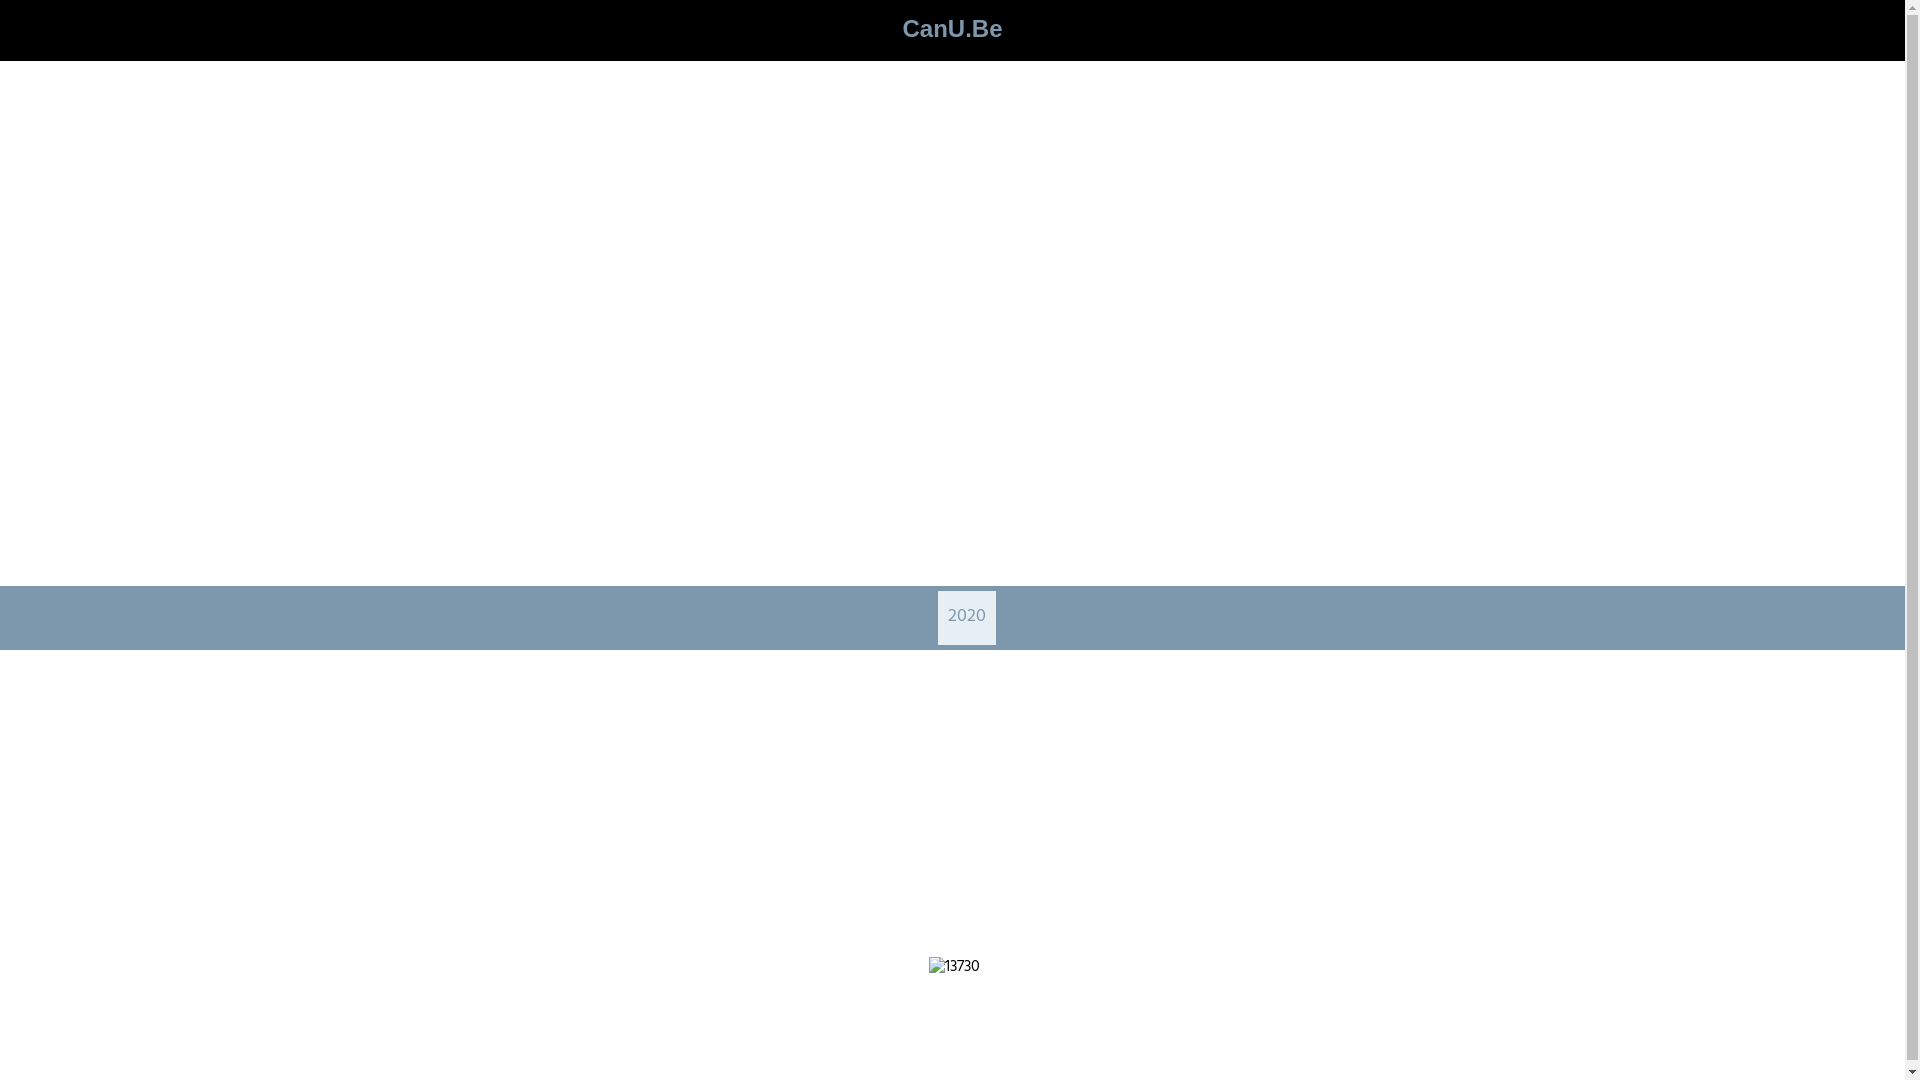 The height and width of the screenshot is (1080, 1920). I want to click on '2020', so click(966, 616).